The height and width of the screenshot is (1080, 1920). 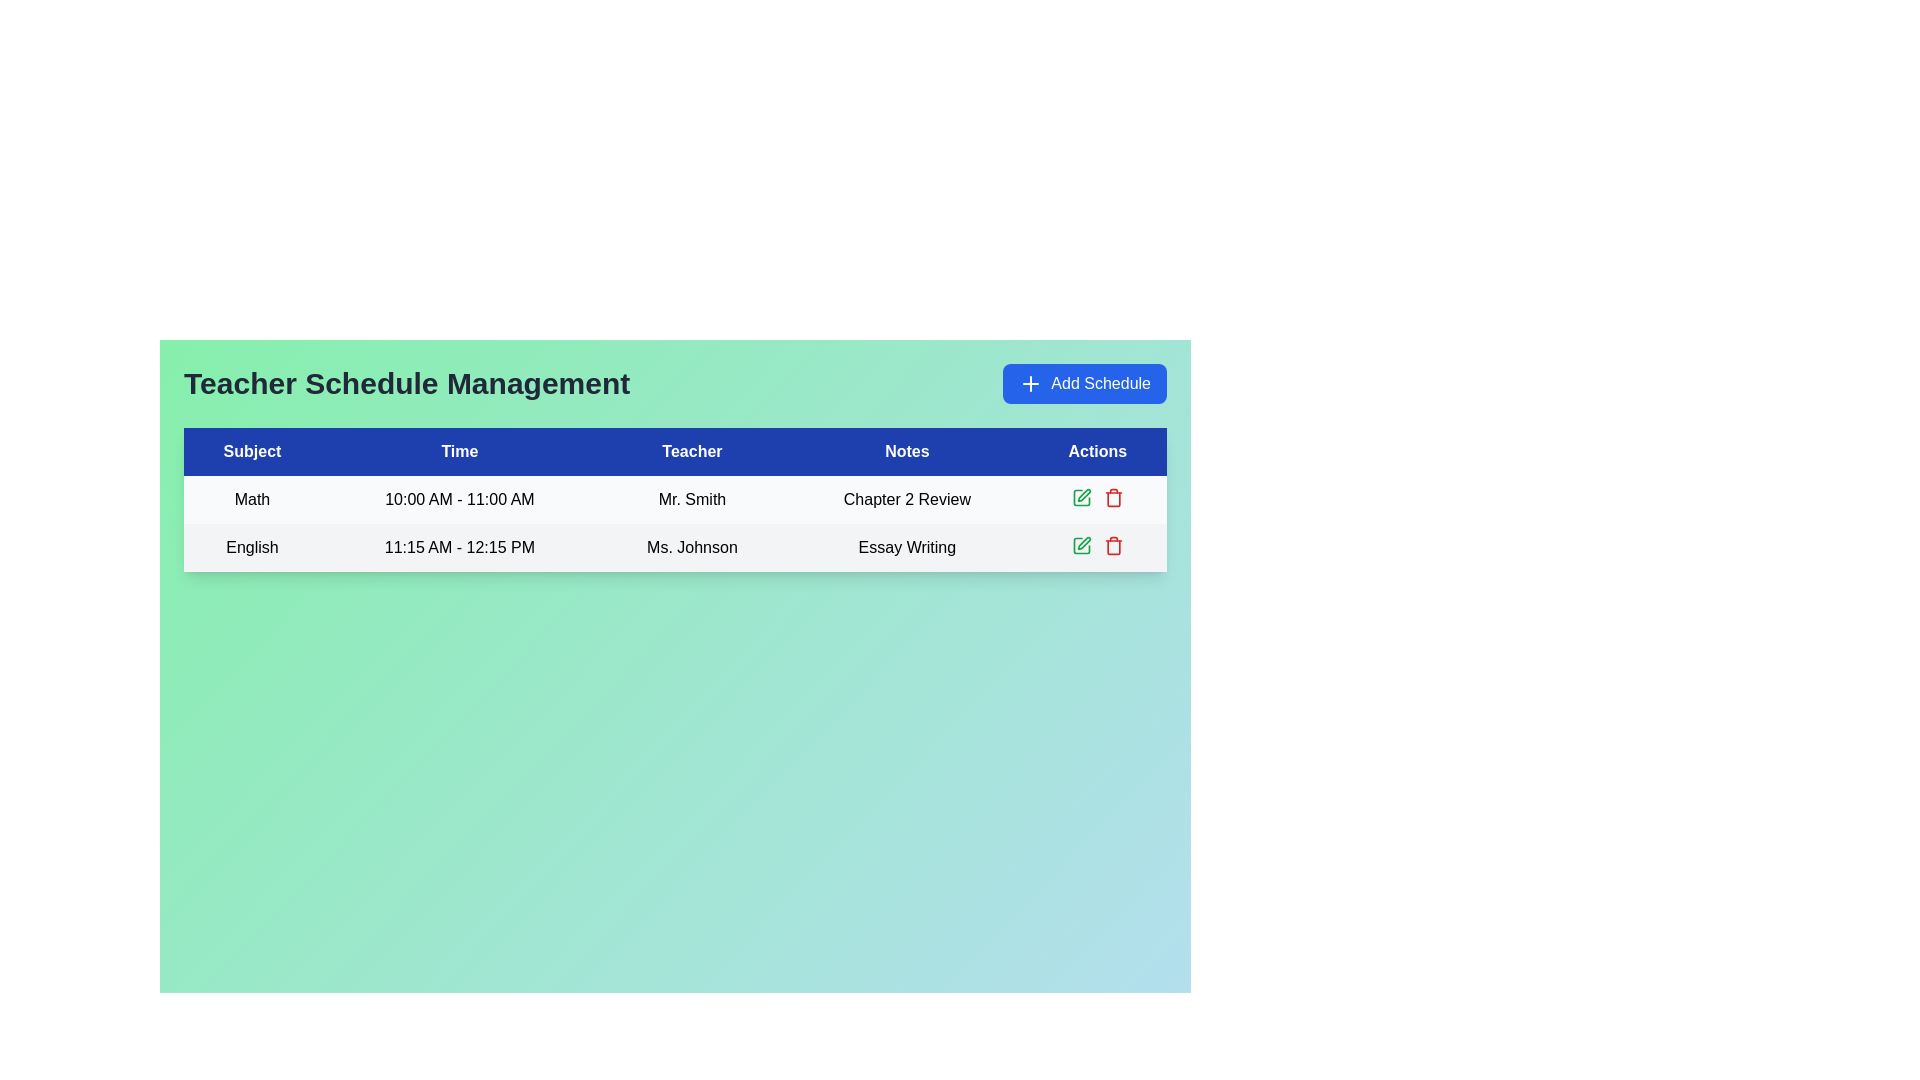 I want to click on the trash bin icon in the 'Actions' column of the second row, so click(x=1112, y=547).